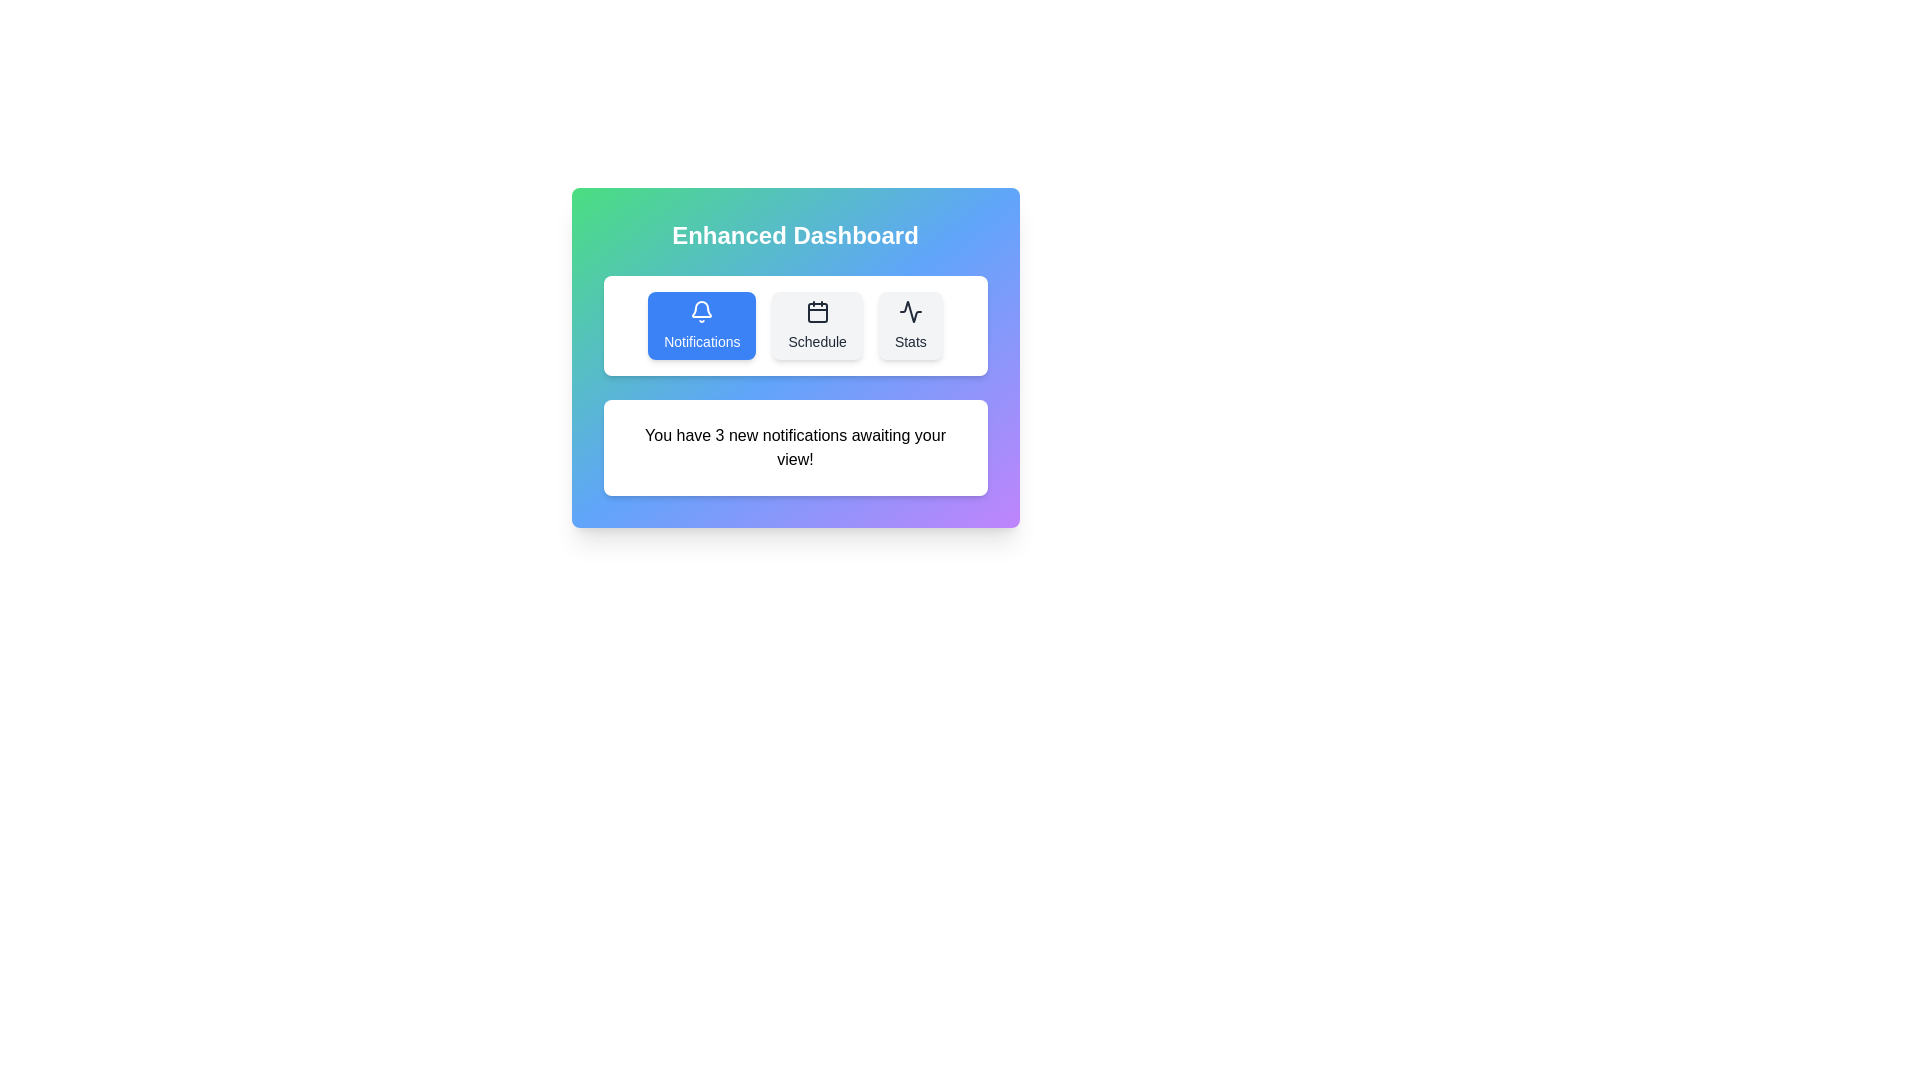 This screenshot has width=1920, height=1080. What do you see at coordinates (909, 312) in the screenshot?
I see `waveform SVG icon within the 'Stats' icon under the 'Enhanced Dashboard' header for individual styling properties` at bounding box center [909, 312].